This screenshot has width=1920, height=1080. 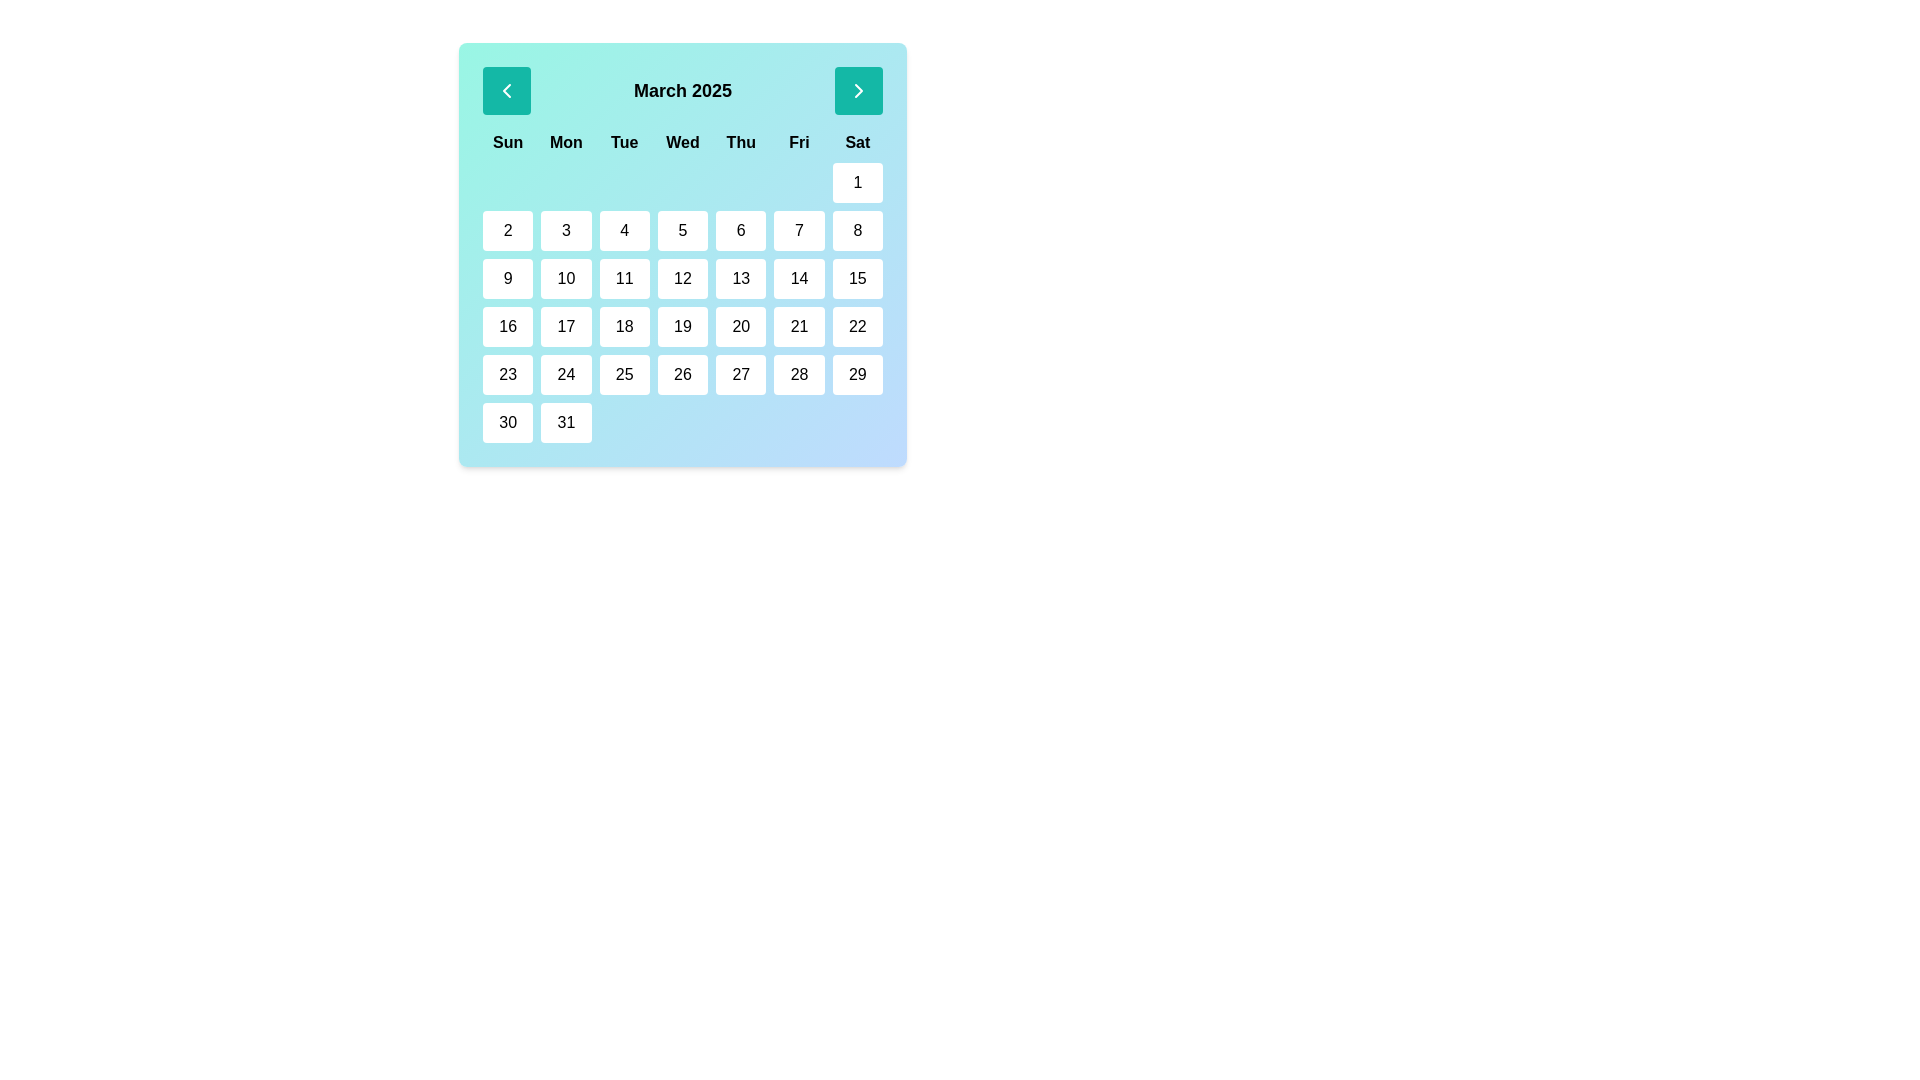 What do you see at coordinates (508, 278) in the screenshot?
I see `the selectable day button representing the ninth day in the calendar interface` at bounding box center [508, 278].